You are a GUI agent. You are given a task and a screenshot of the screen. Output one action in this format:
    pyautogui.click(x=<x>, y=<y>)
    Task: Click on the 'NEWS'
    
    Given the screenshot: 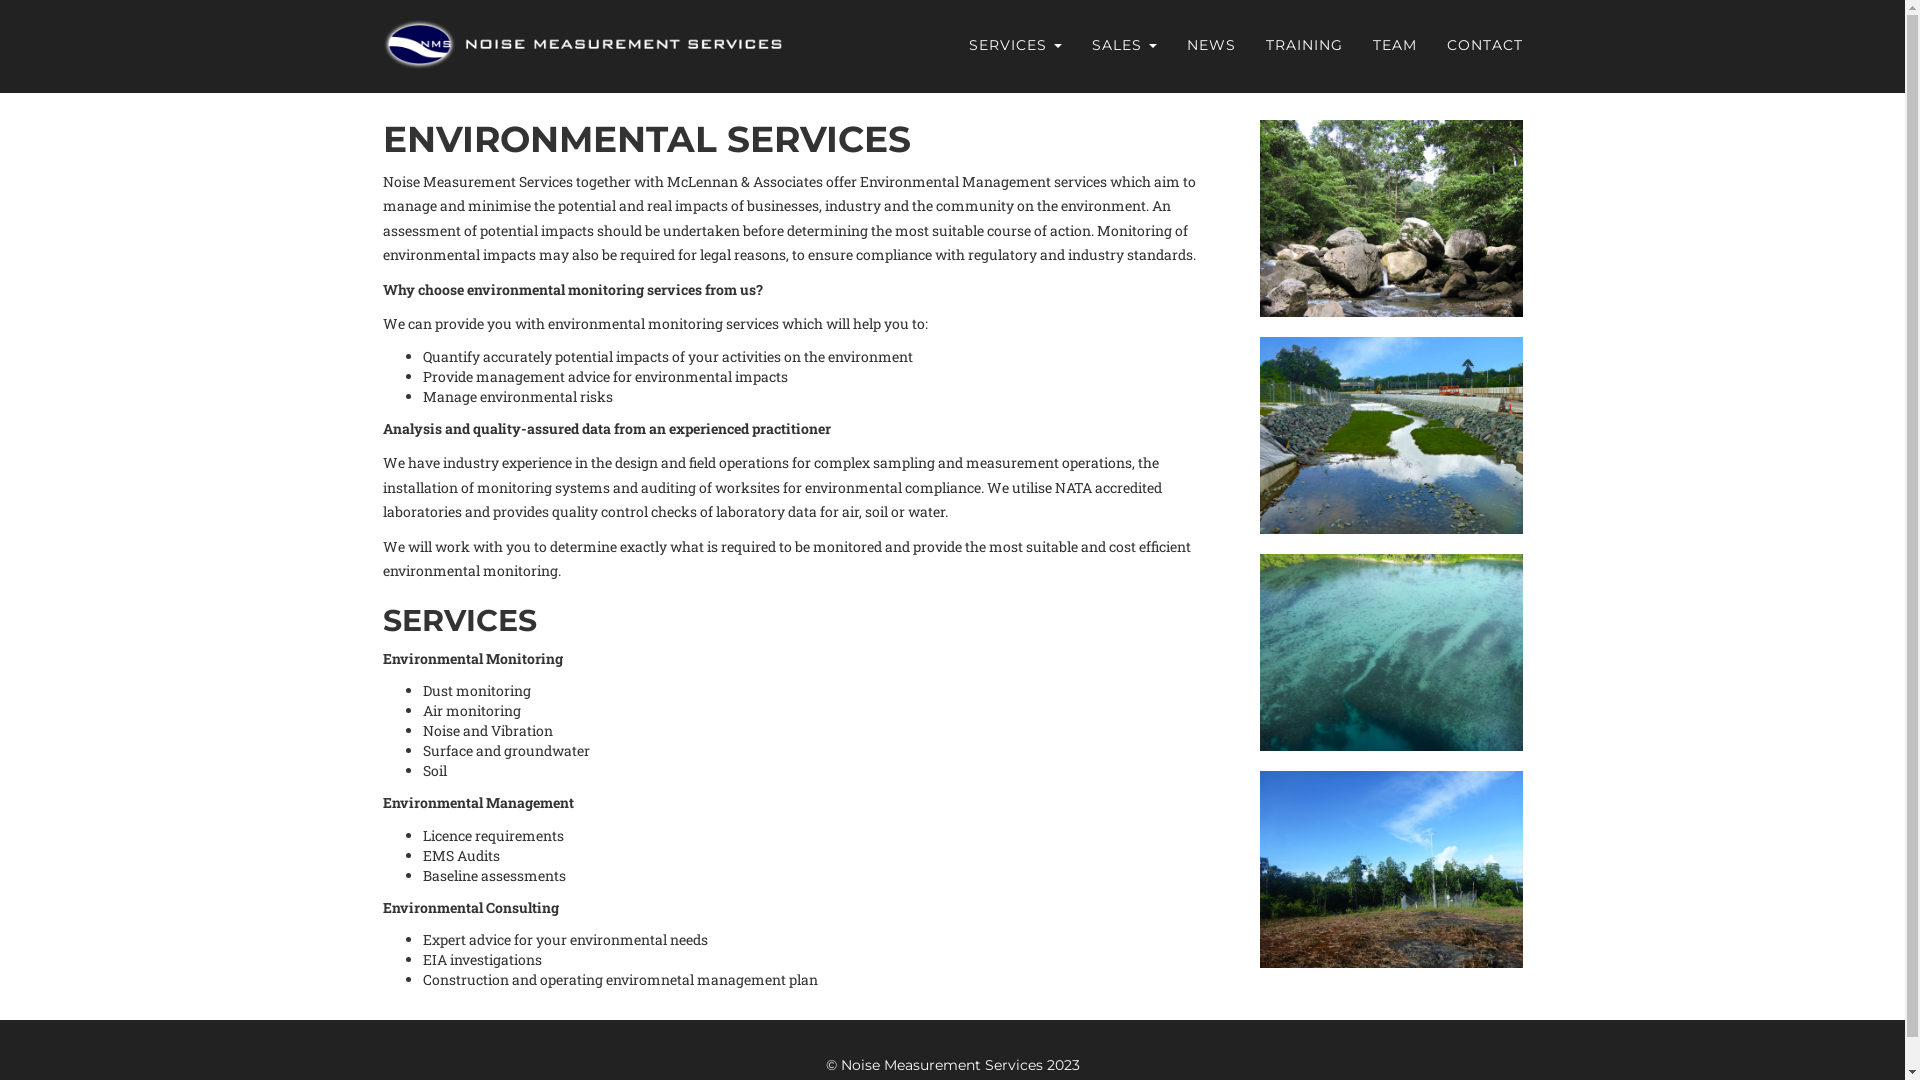 What is the action you would take?
    pyautogui.click(x=1171, y=45)
    